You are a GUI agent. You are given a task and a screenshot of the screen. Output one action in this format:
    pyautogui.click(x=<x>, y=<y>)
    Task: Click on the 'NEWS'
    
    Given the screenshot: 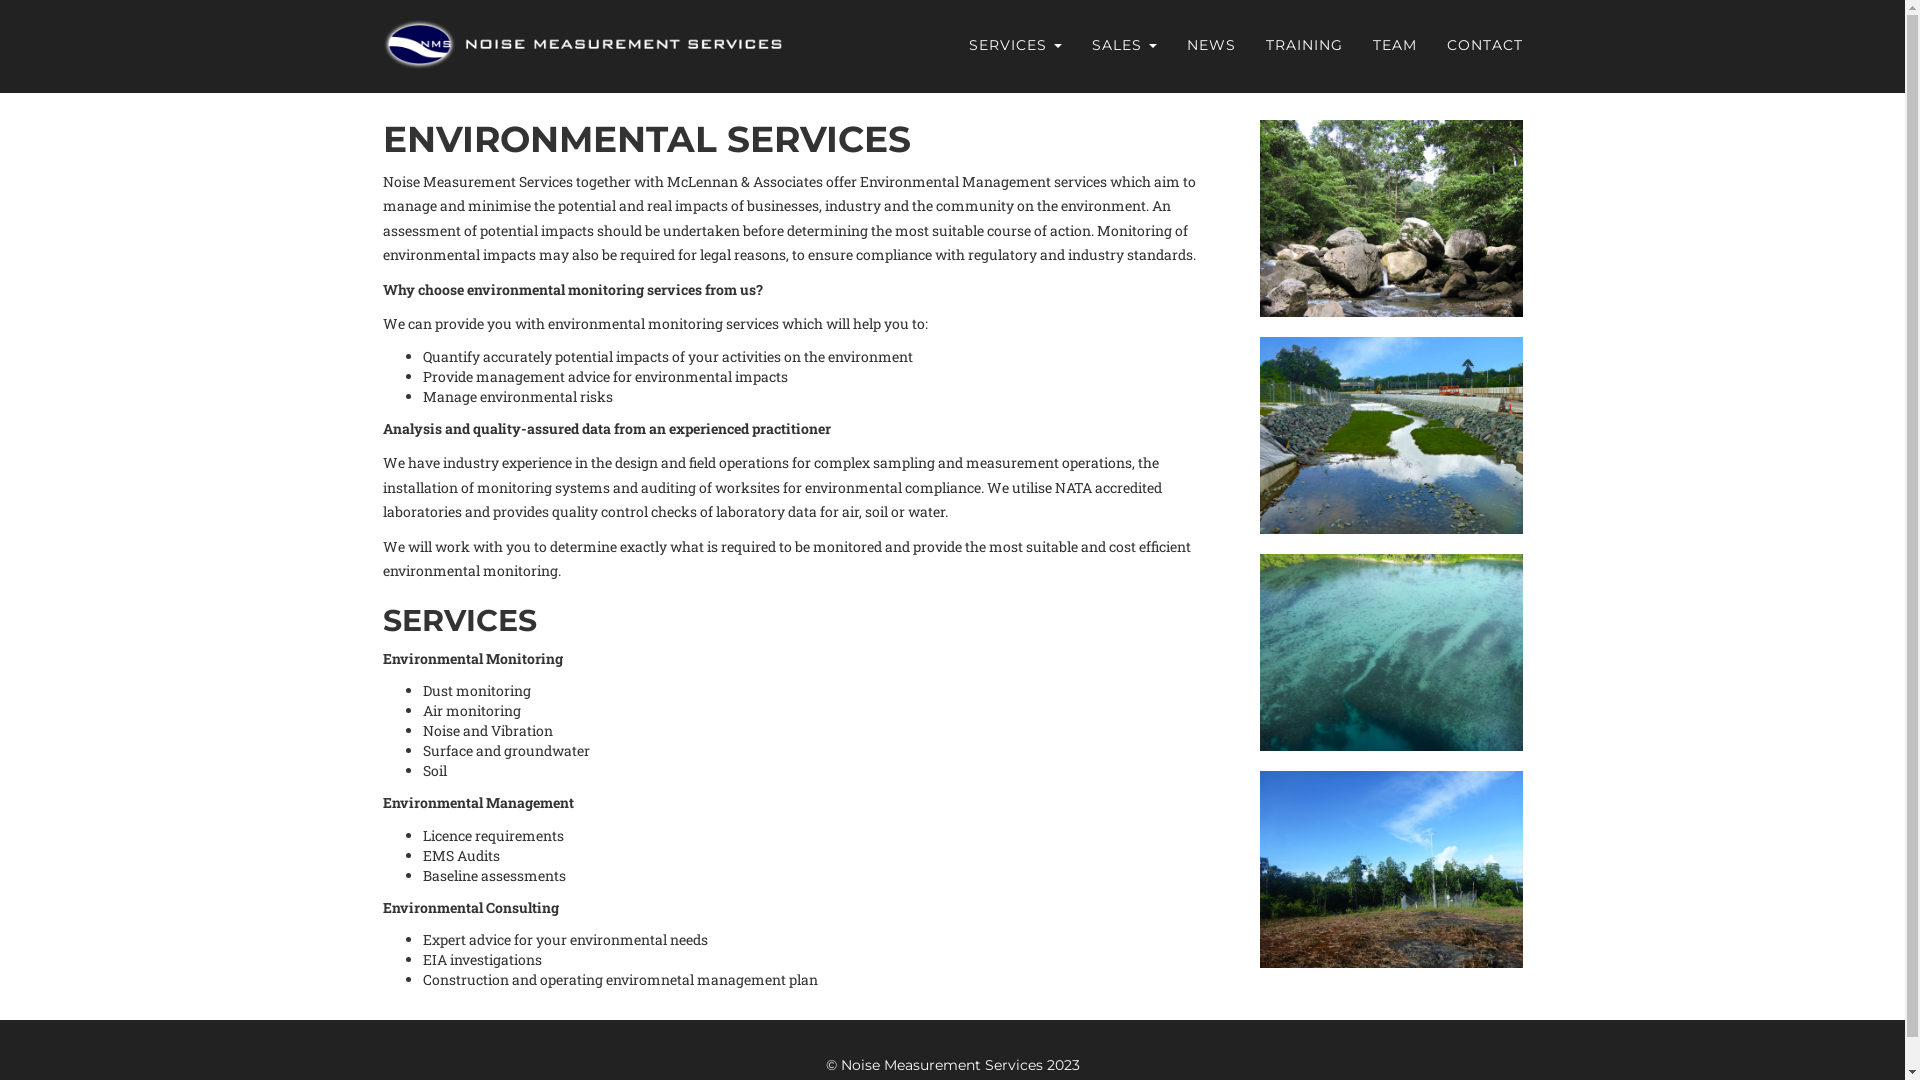 What is the action you would take?
    pyautogui.click(x=1171, y=45)
    